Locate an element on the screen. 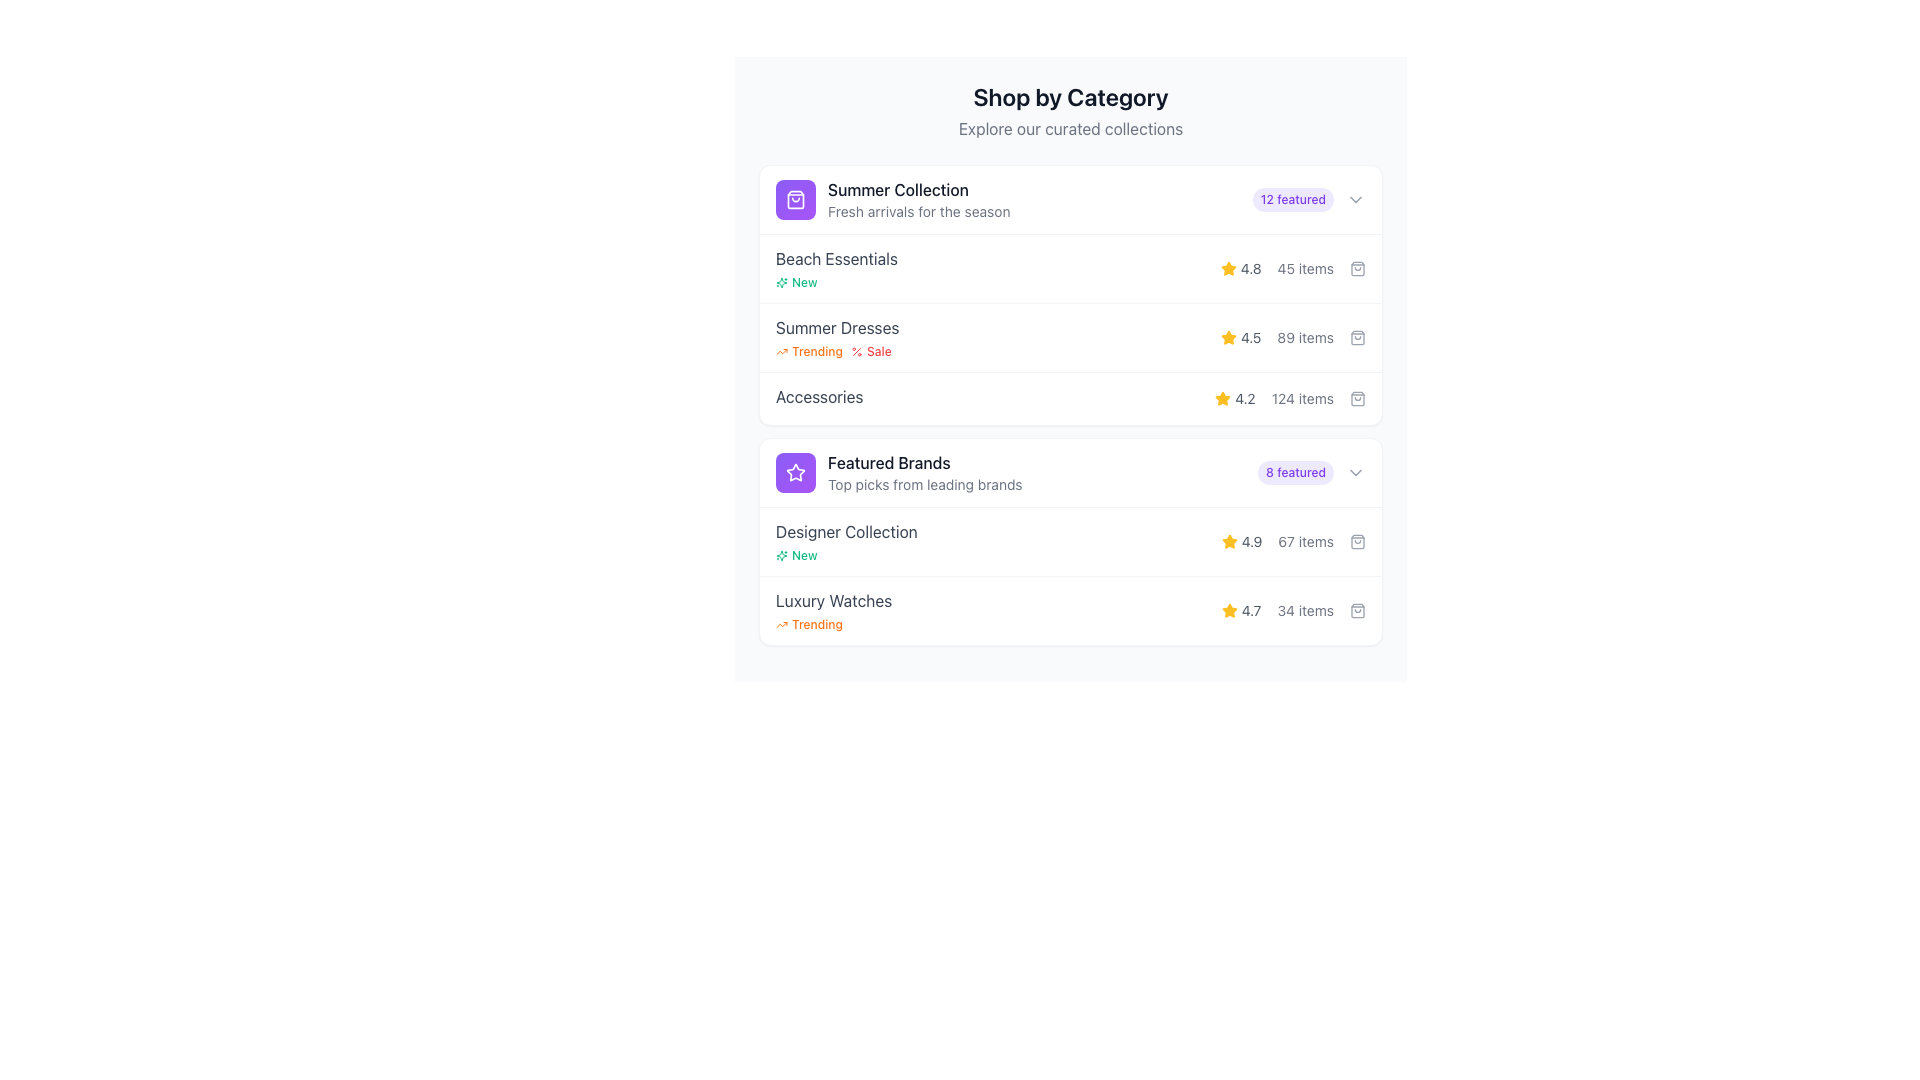 The image size is (1920, 1080). the label that indicates the quantity of items associated with the respective category, located at the bottom-right corner of the UI elements group, after the rating star is located at coordinates (1305, 609).